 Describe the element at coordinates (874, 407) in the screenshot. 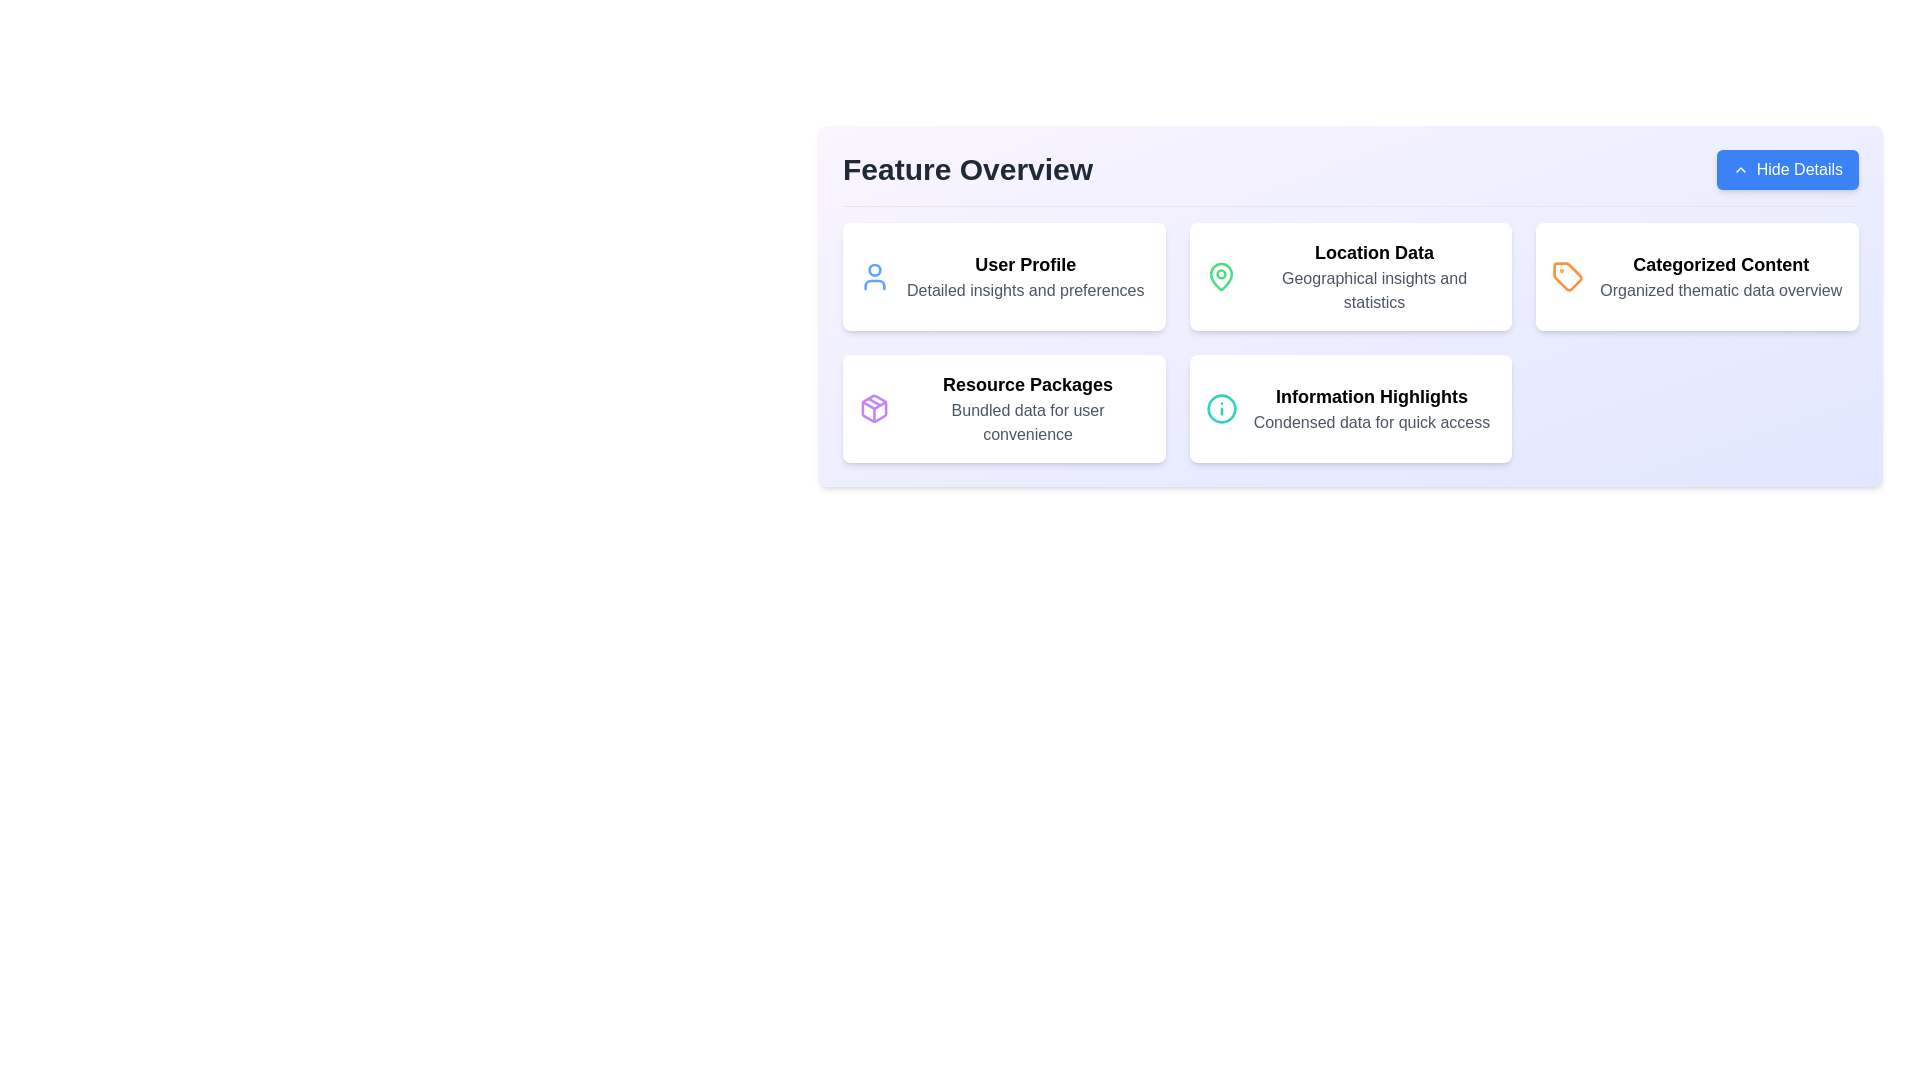

I see `the decorative icon representing 'Resource Packages' located in the lower-left quadrant of the 'Feature Overview' section grid` at that location.